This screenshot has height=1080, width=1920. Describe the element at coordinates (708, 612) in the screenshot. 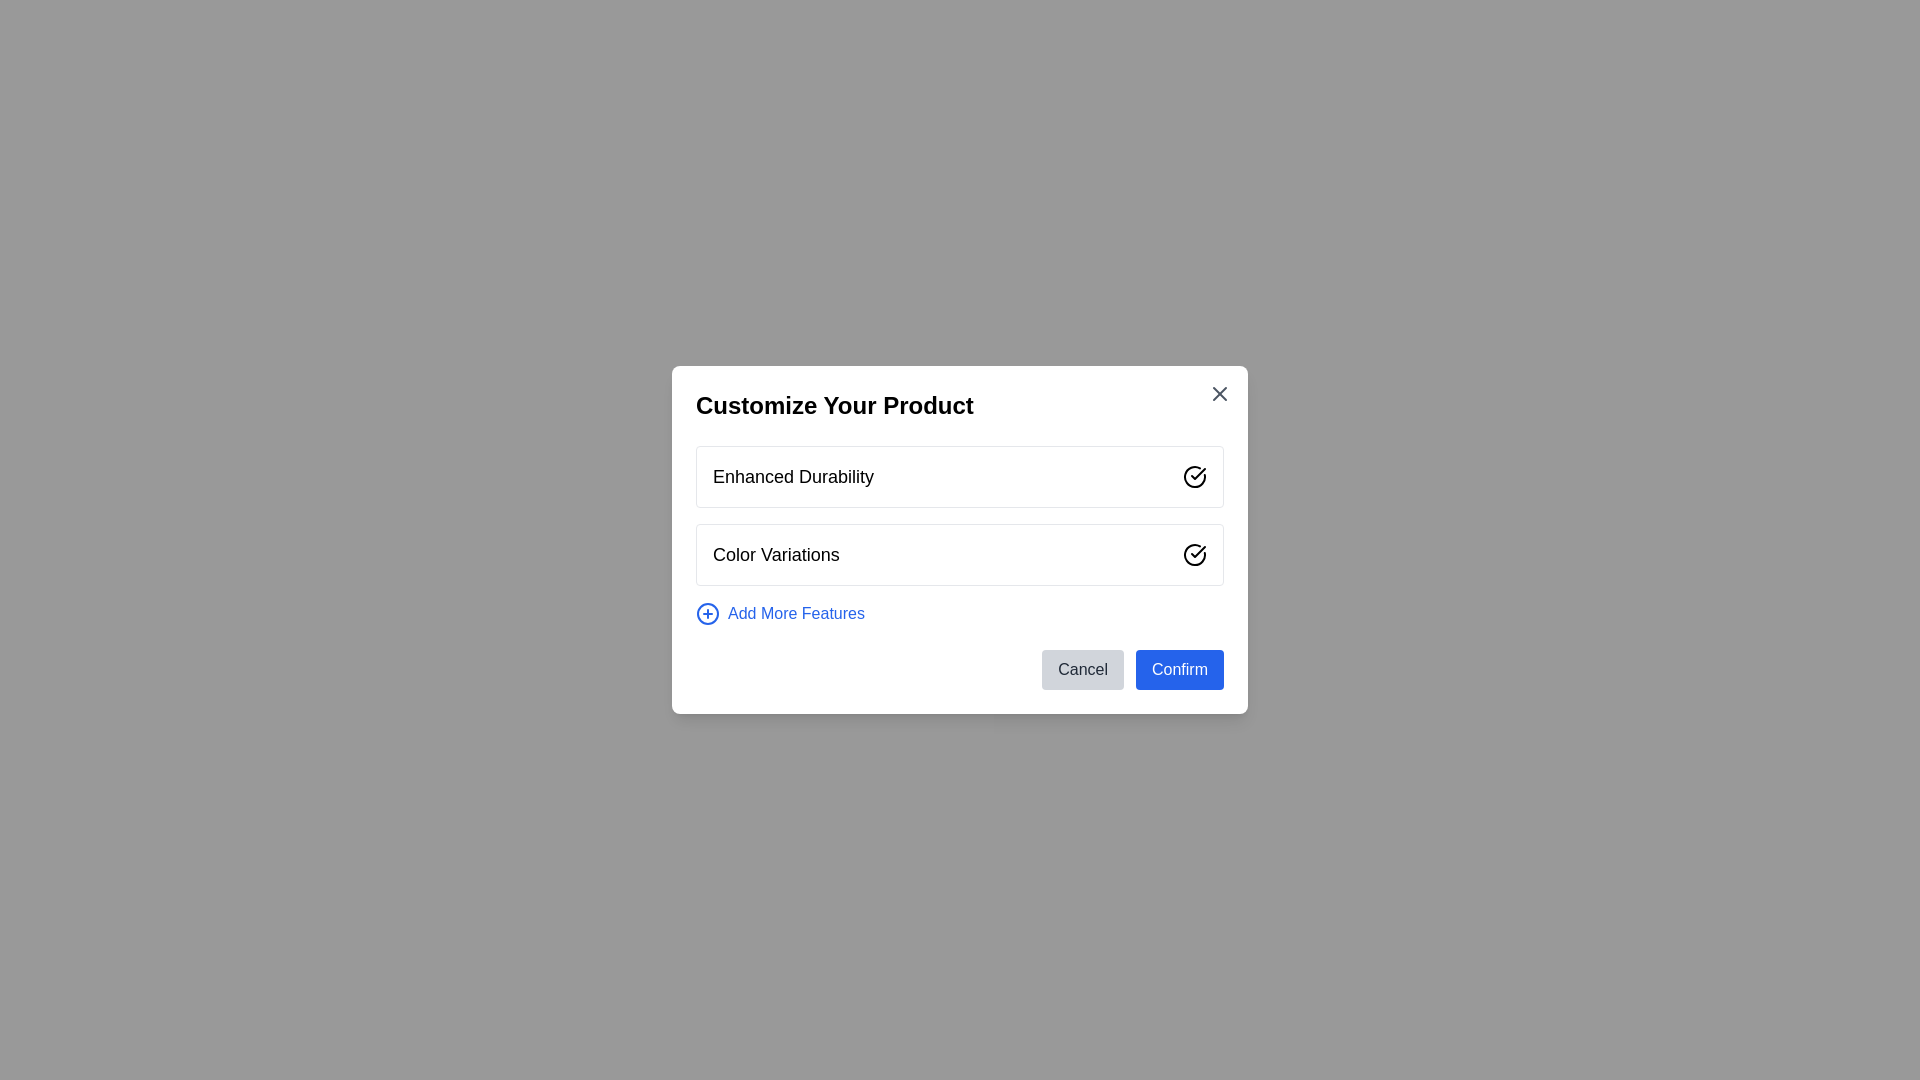

I see `the circular icon representing the addition functionality, located to the left of the 'Add More Features' text link within the modal box` at that location.